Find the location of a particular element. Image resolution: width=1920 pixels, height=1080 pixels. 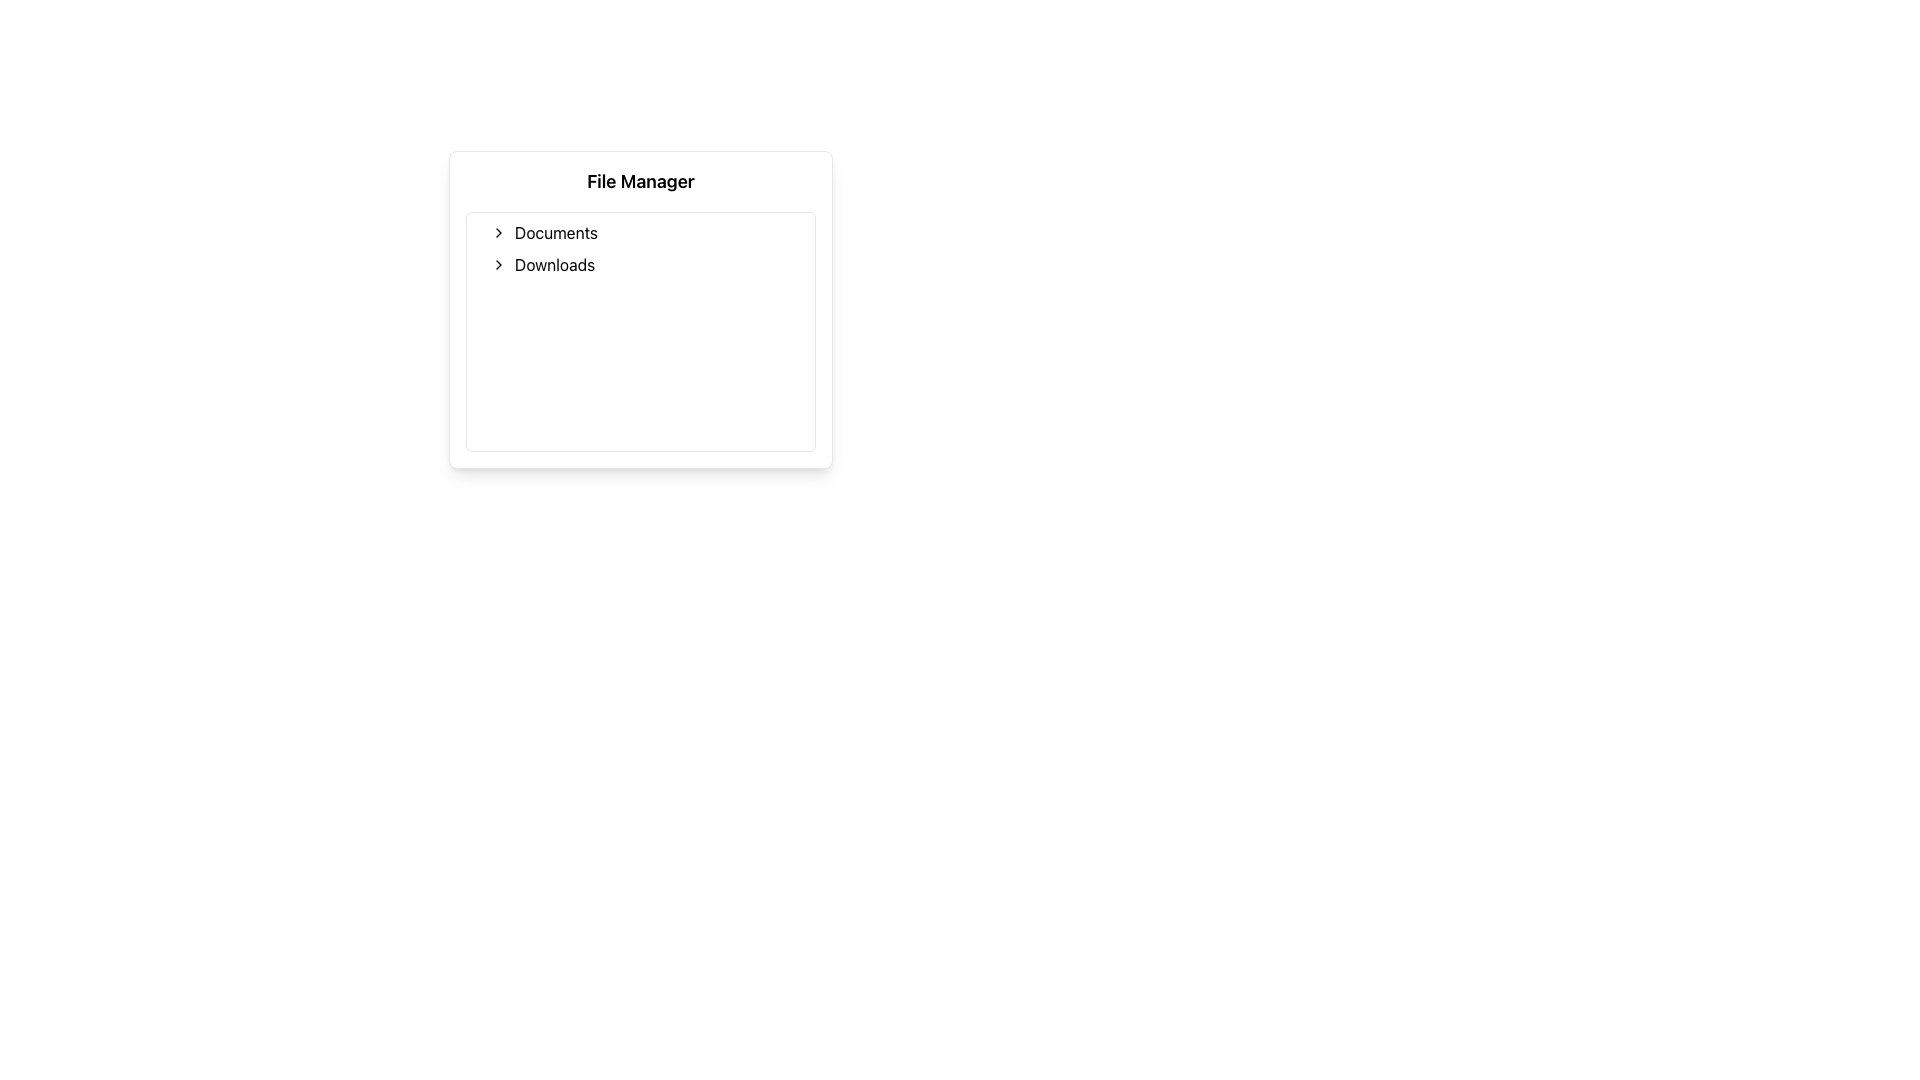

the navigational icon located to the left of the 'Documents' text is located at coordinates (499, 231).